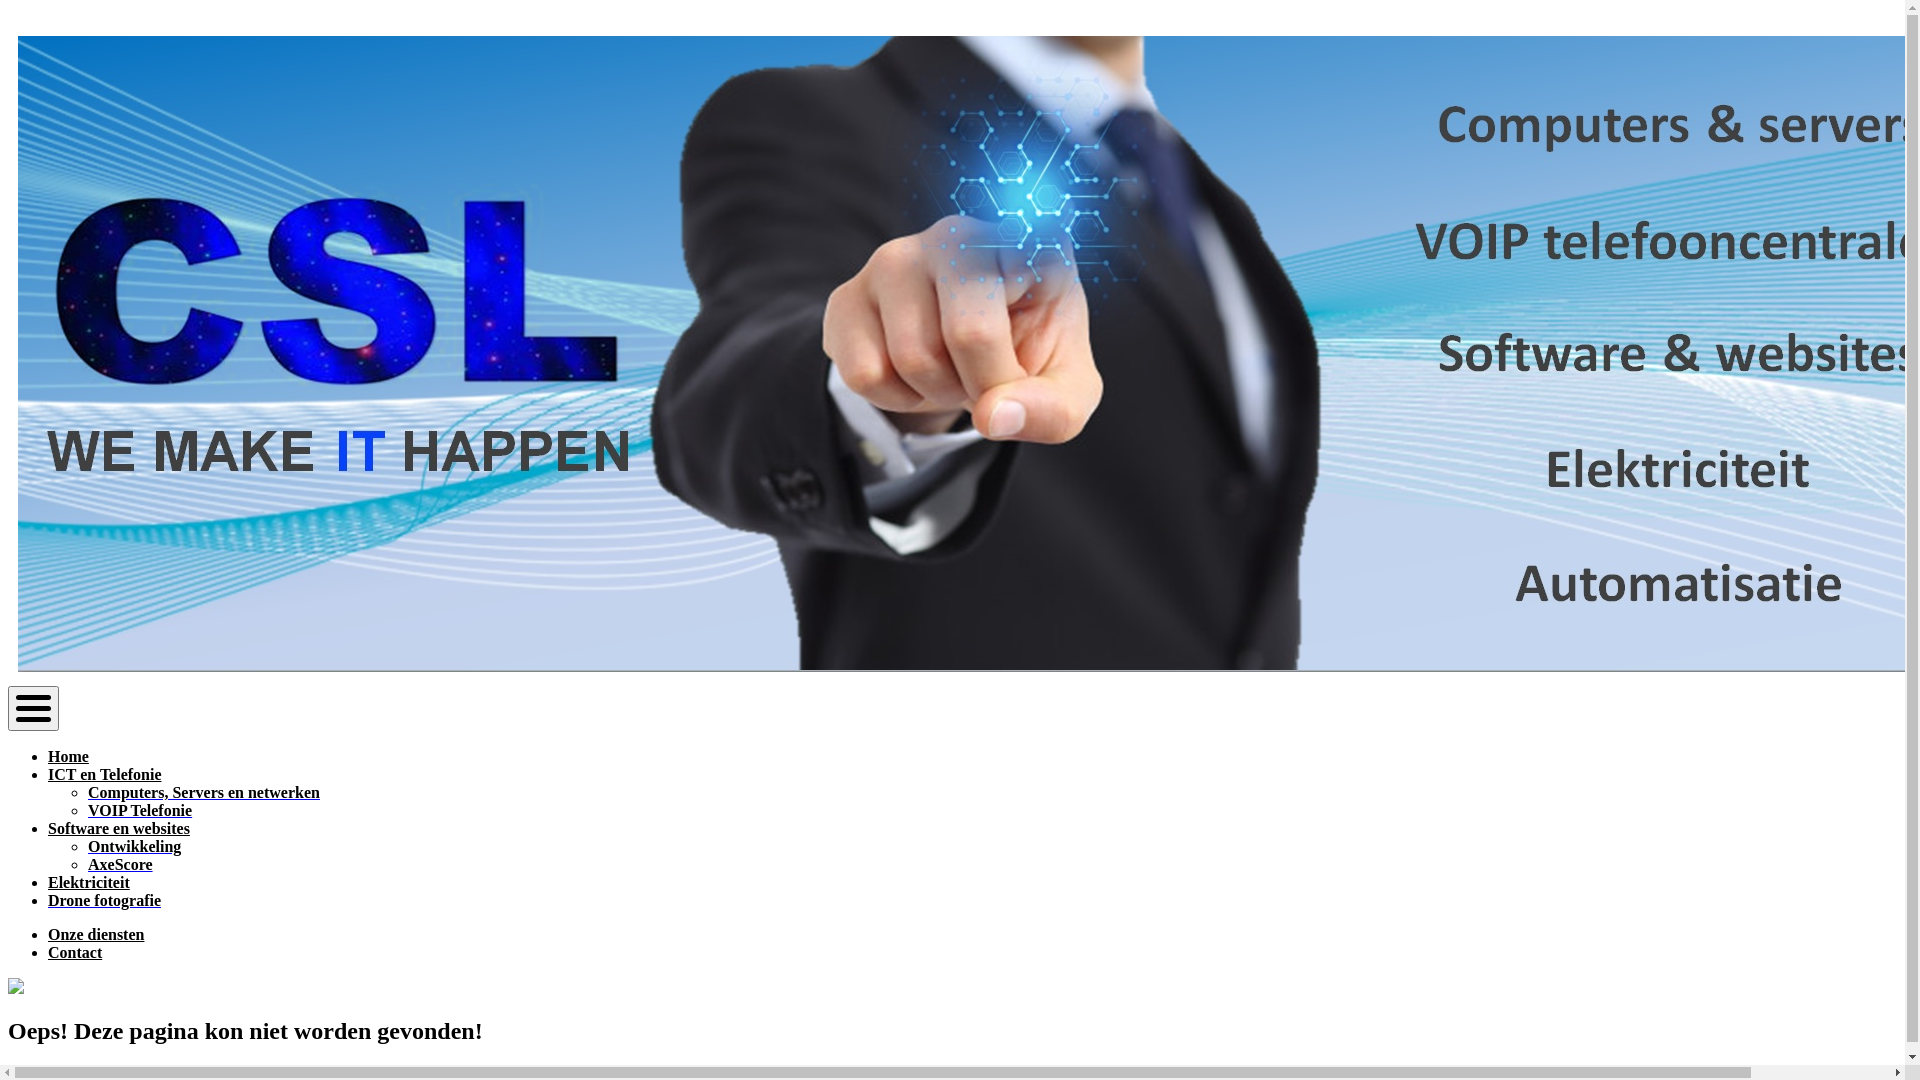 The image size is (1920, 1080). Describe the element at coordinates (138, 810) in the screenshot. I see `'VOIP Telefonie'` at that location.